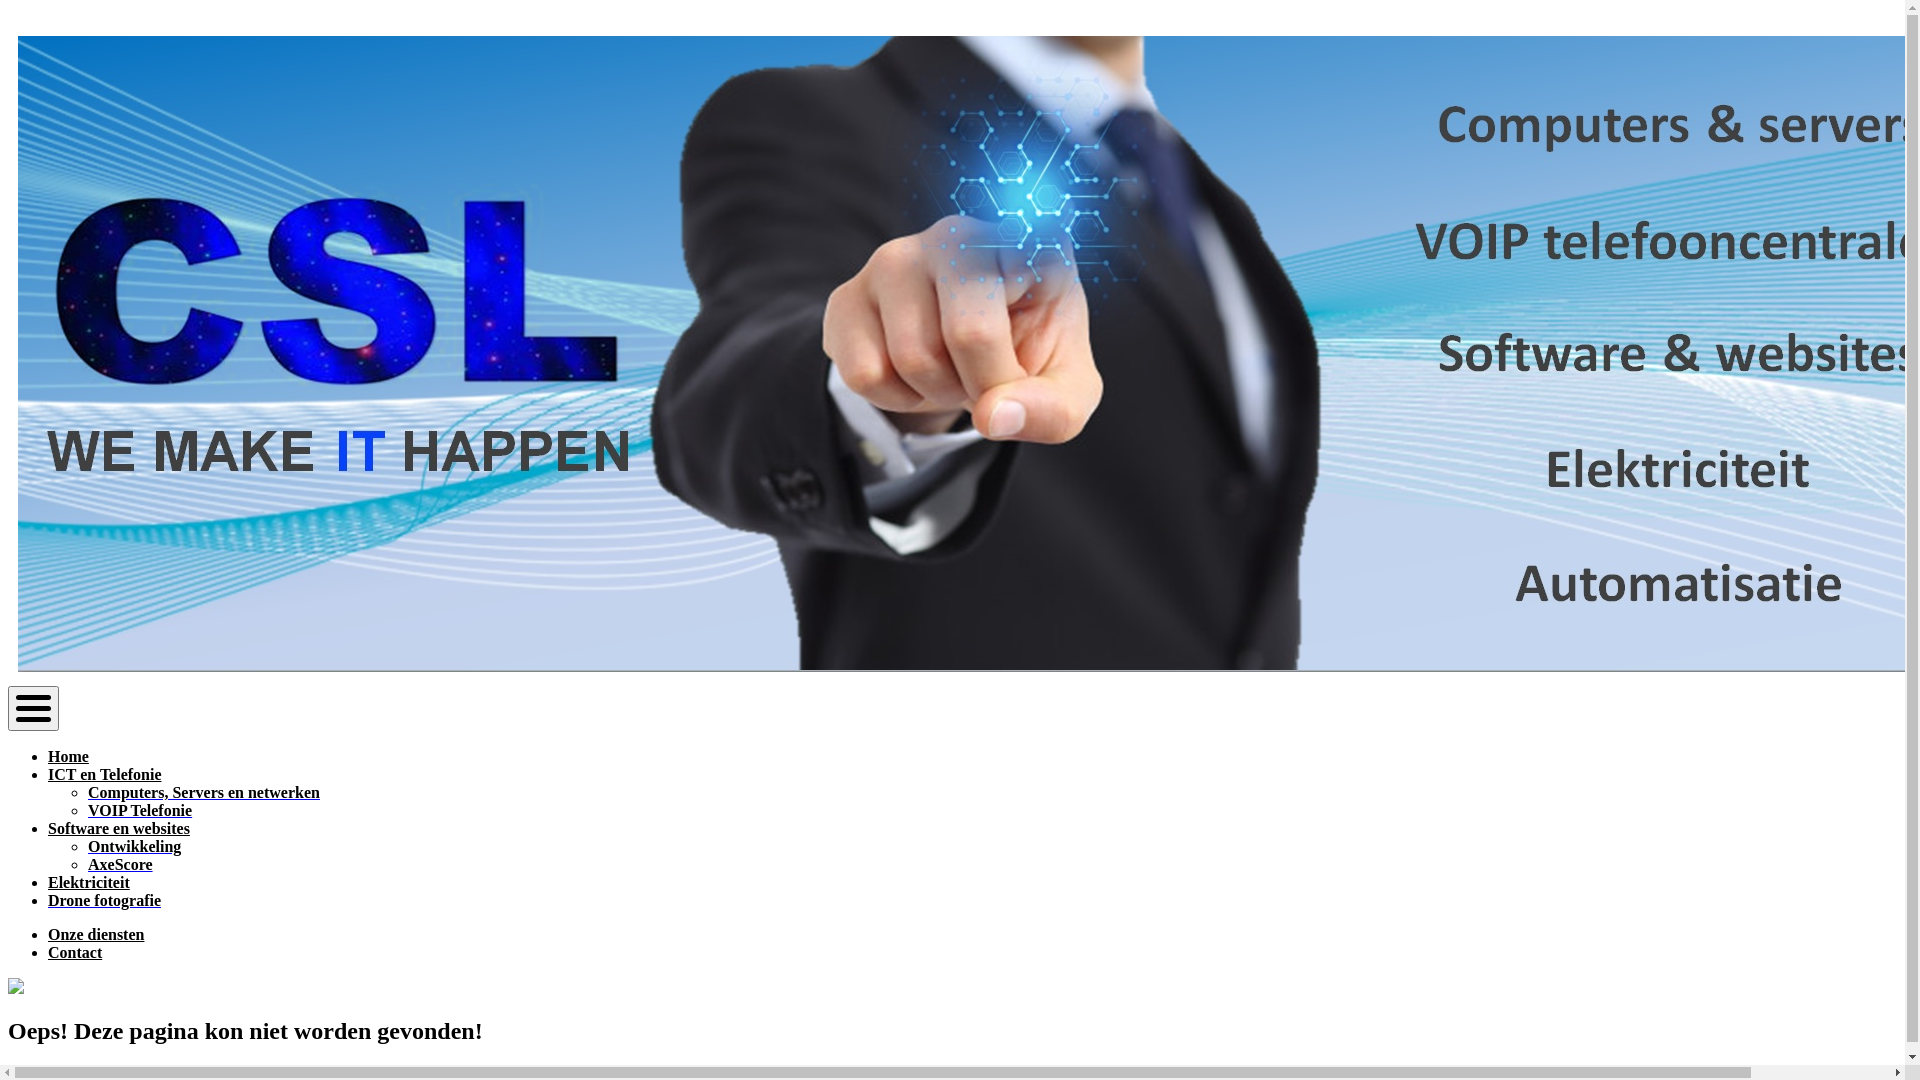 The image size is (1920, 1080). Describe the element at coordinates (138, 810) in the screenshot. I see `'VOIP Telefonie'` at that location.